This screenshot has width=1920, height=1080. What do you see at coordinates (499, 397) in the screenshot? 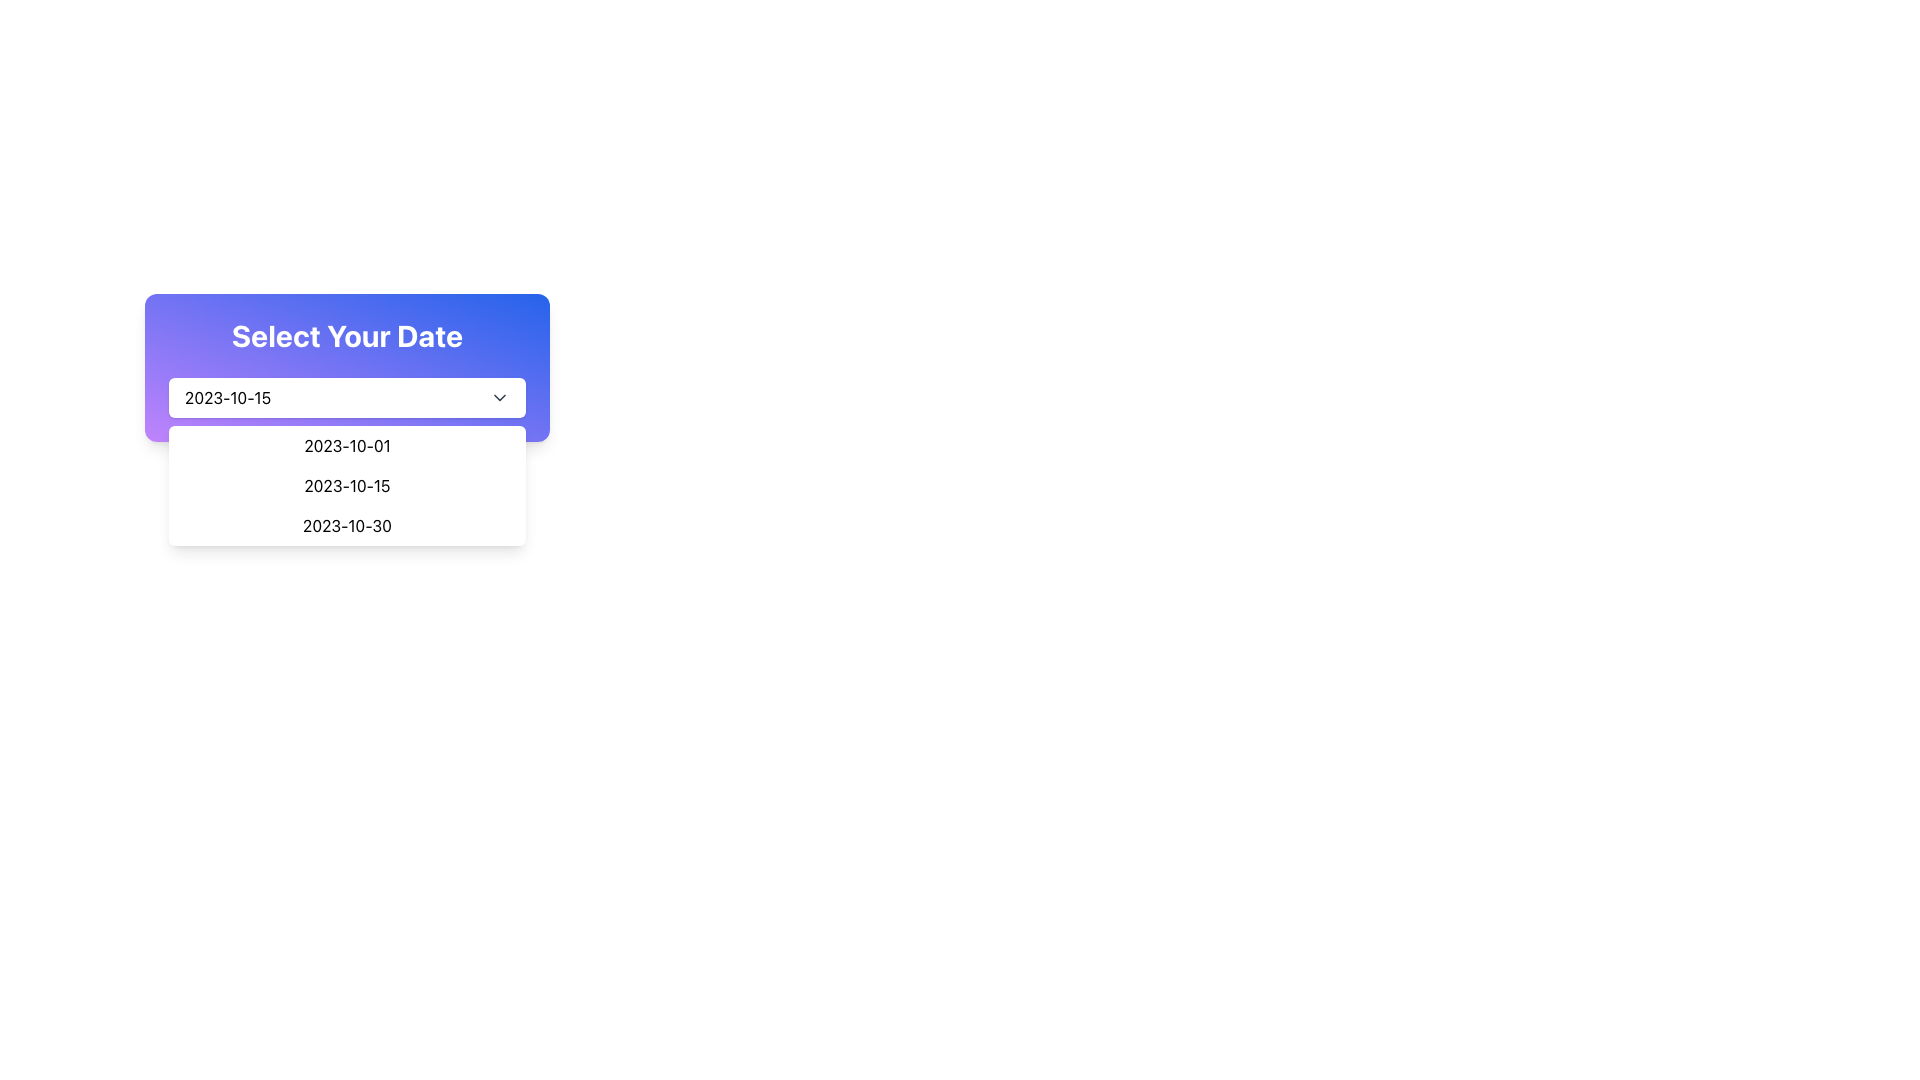
I see `the dropdown menu trigger icon located to the right of the date selection element` at bounding box center [499, 397].